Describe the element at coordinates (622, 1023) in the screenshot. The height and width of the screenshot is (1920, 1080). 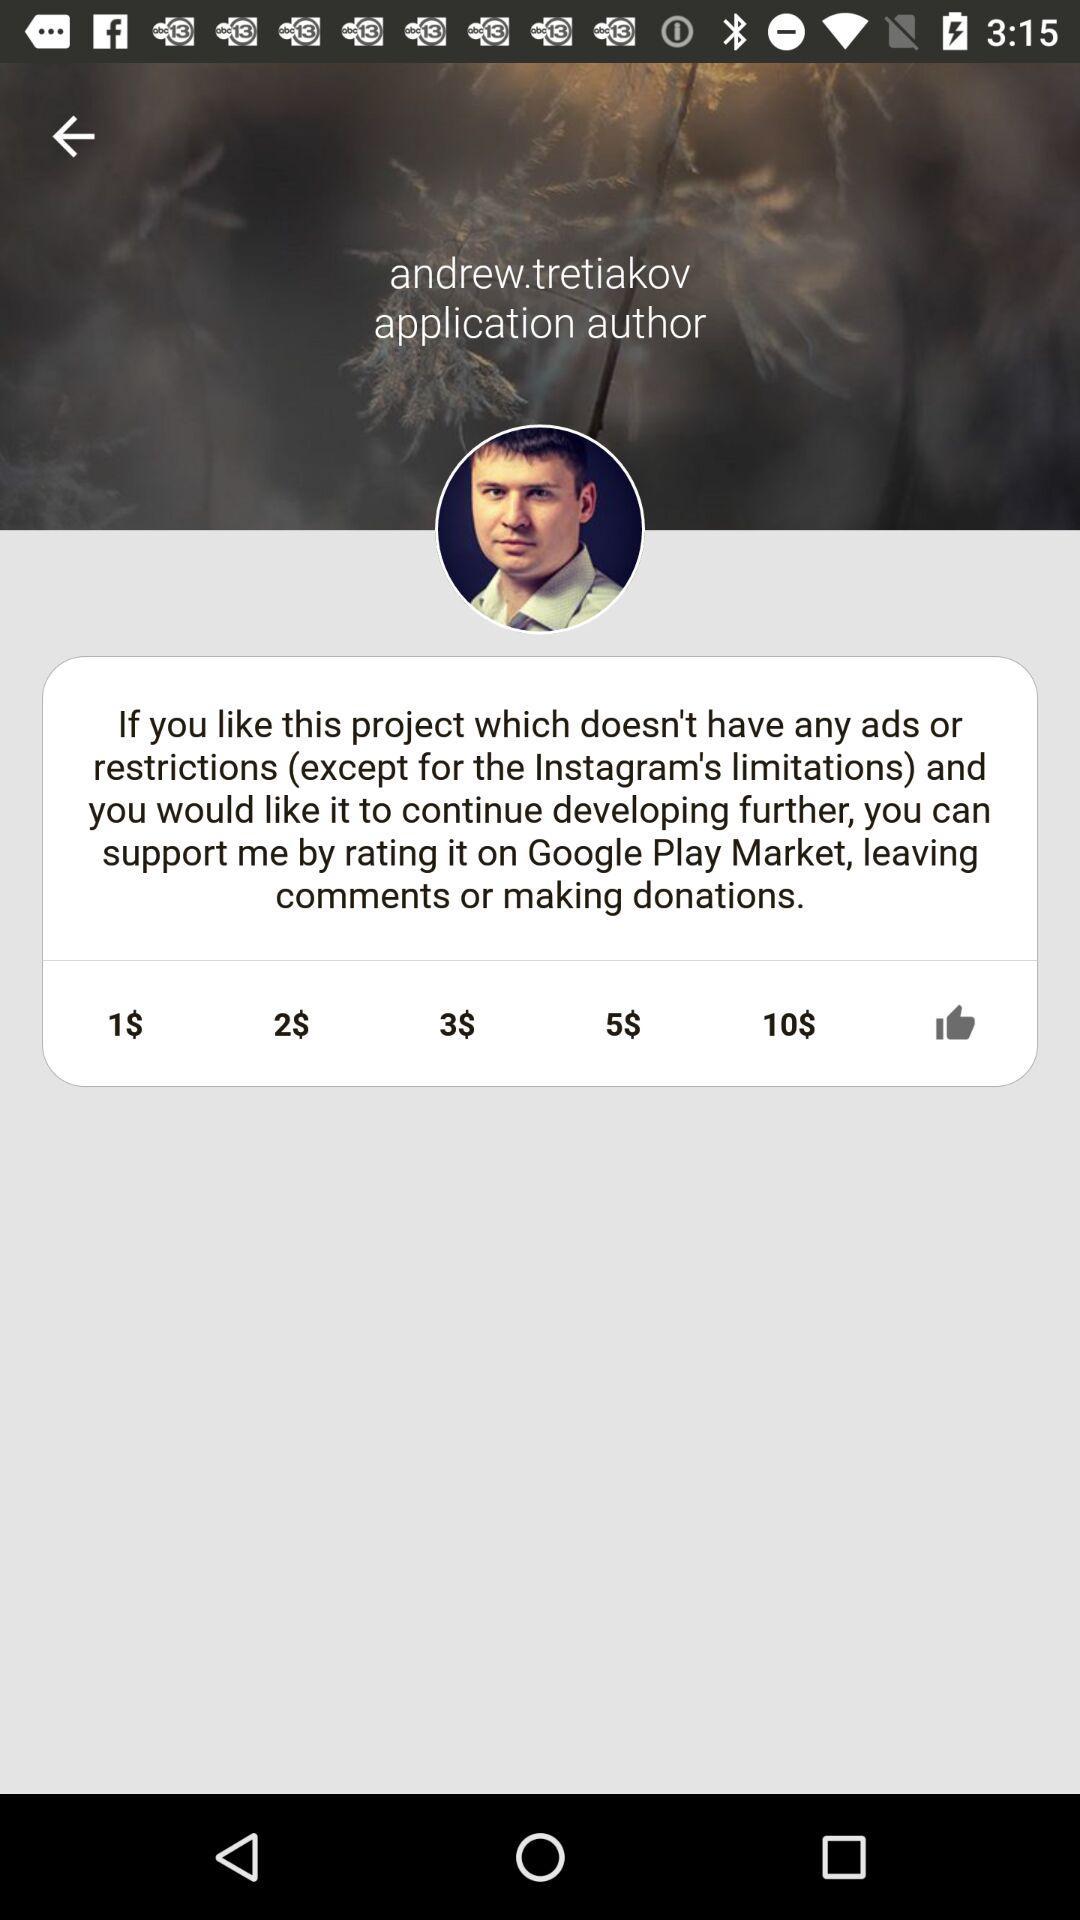
I see `icon to the right of 3$ item` at that location.